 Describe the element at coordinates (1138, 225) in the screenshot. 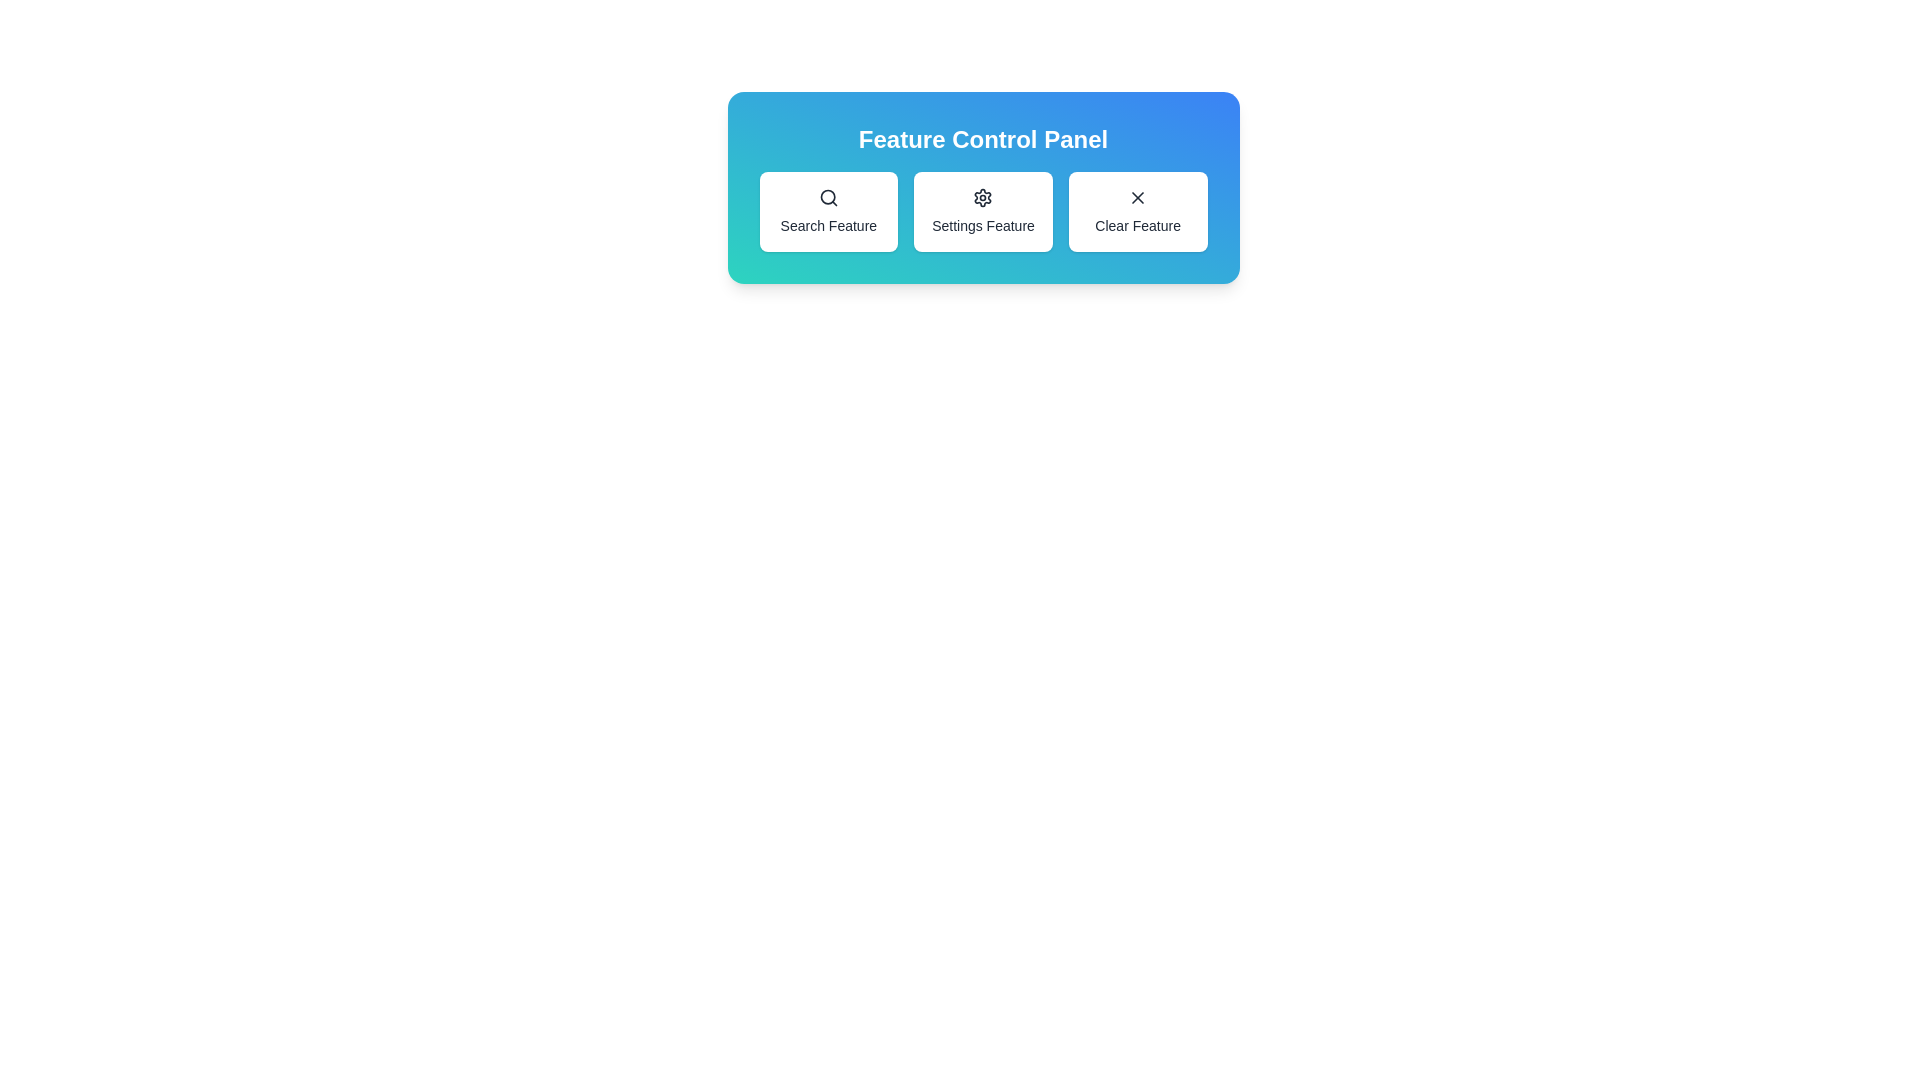

I see `the text label that reads 'Clear Feature', which is located within the right-most button of the horizontal button group in the 'Feature Control Panel' modal` at that location.